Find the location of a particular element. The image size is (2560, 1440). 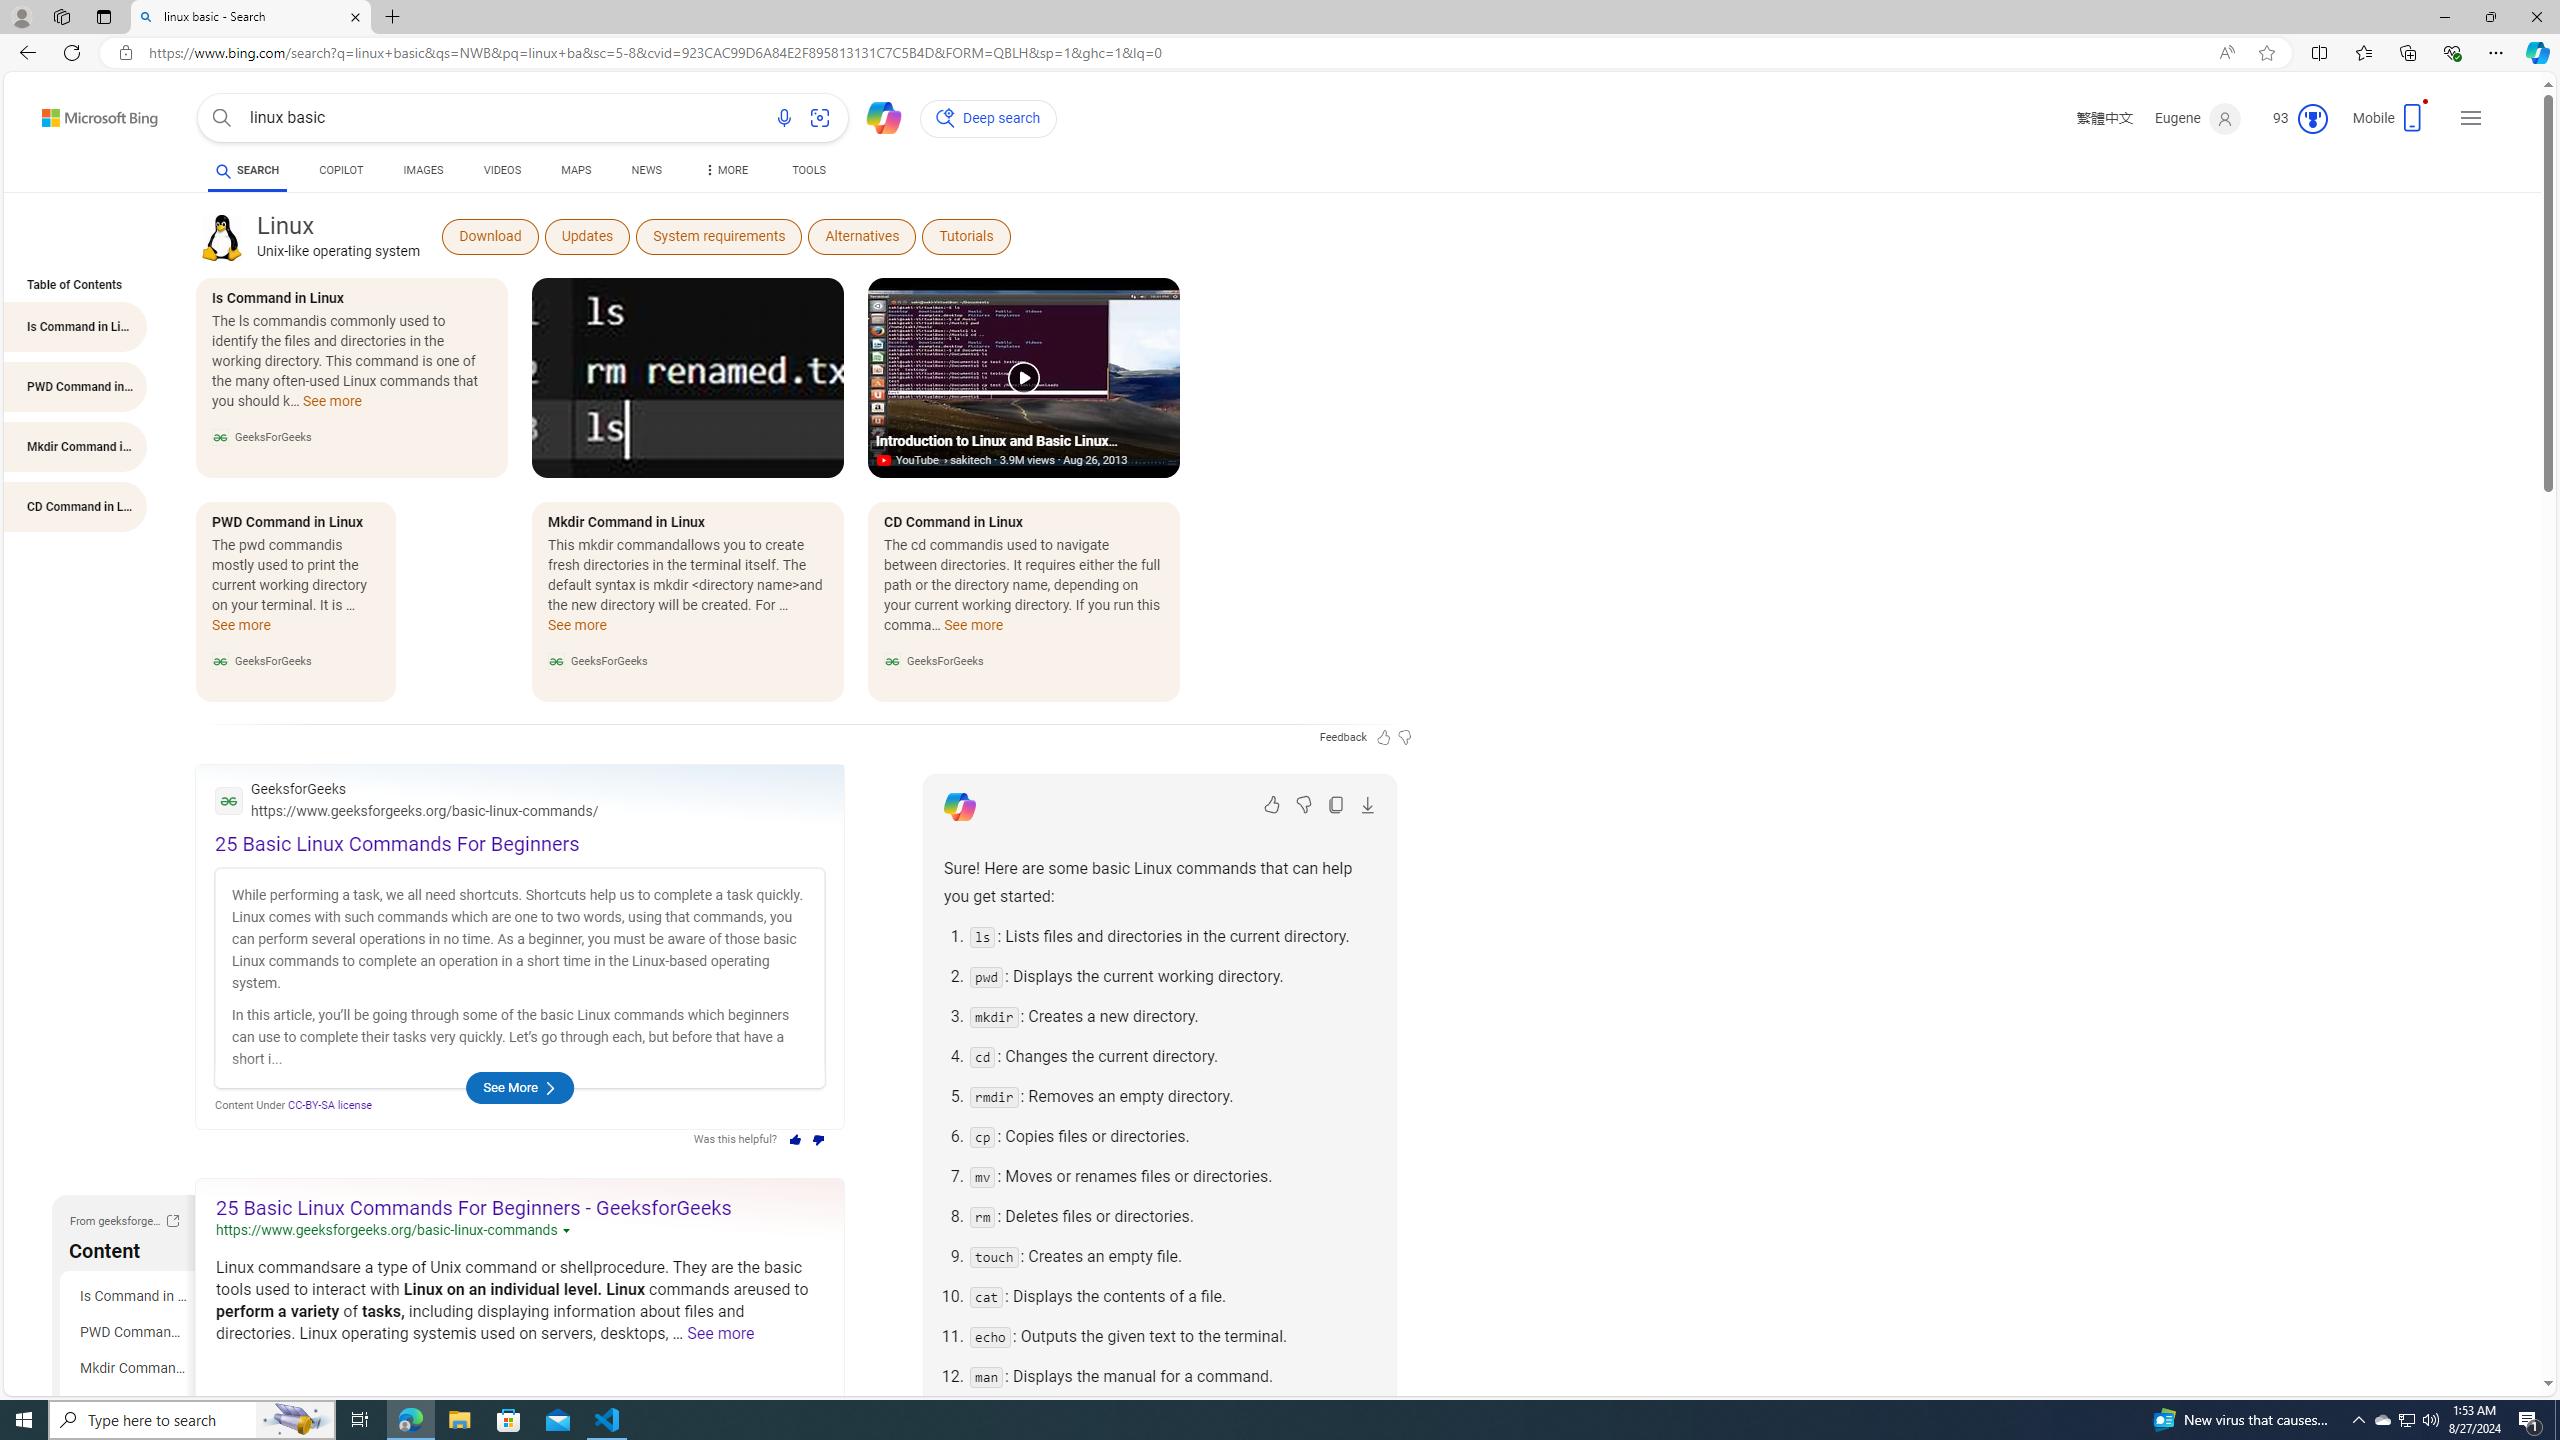

'MAPS' is located at coordinates (575, 172).